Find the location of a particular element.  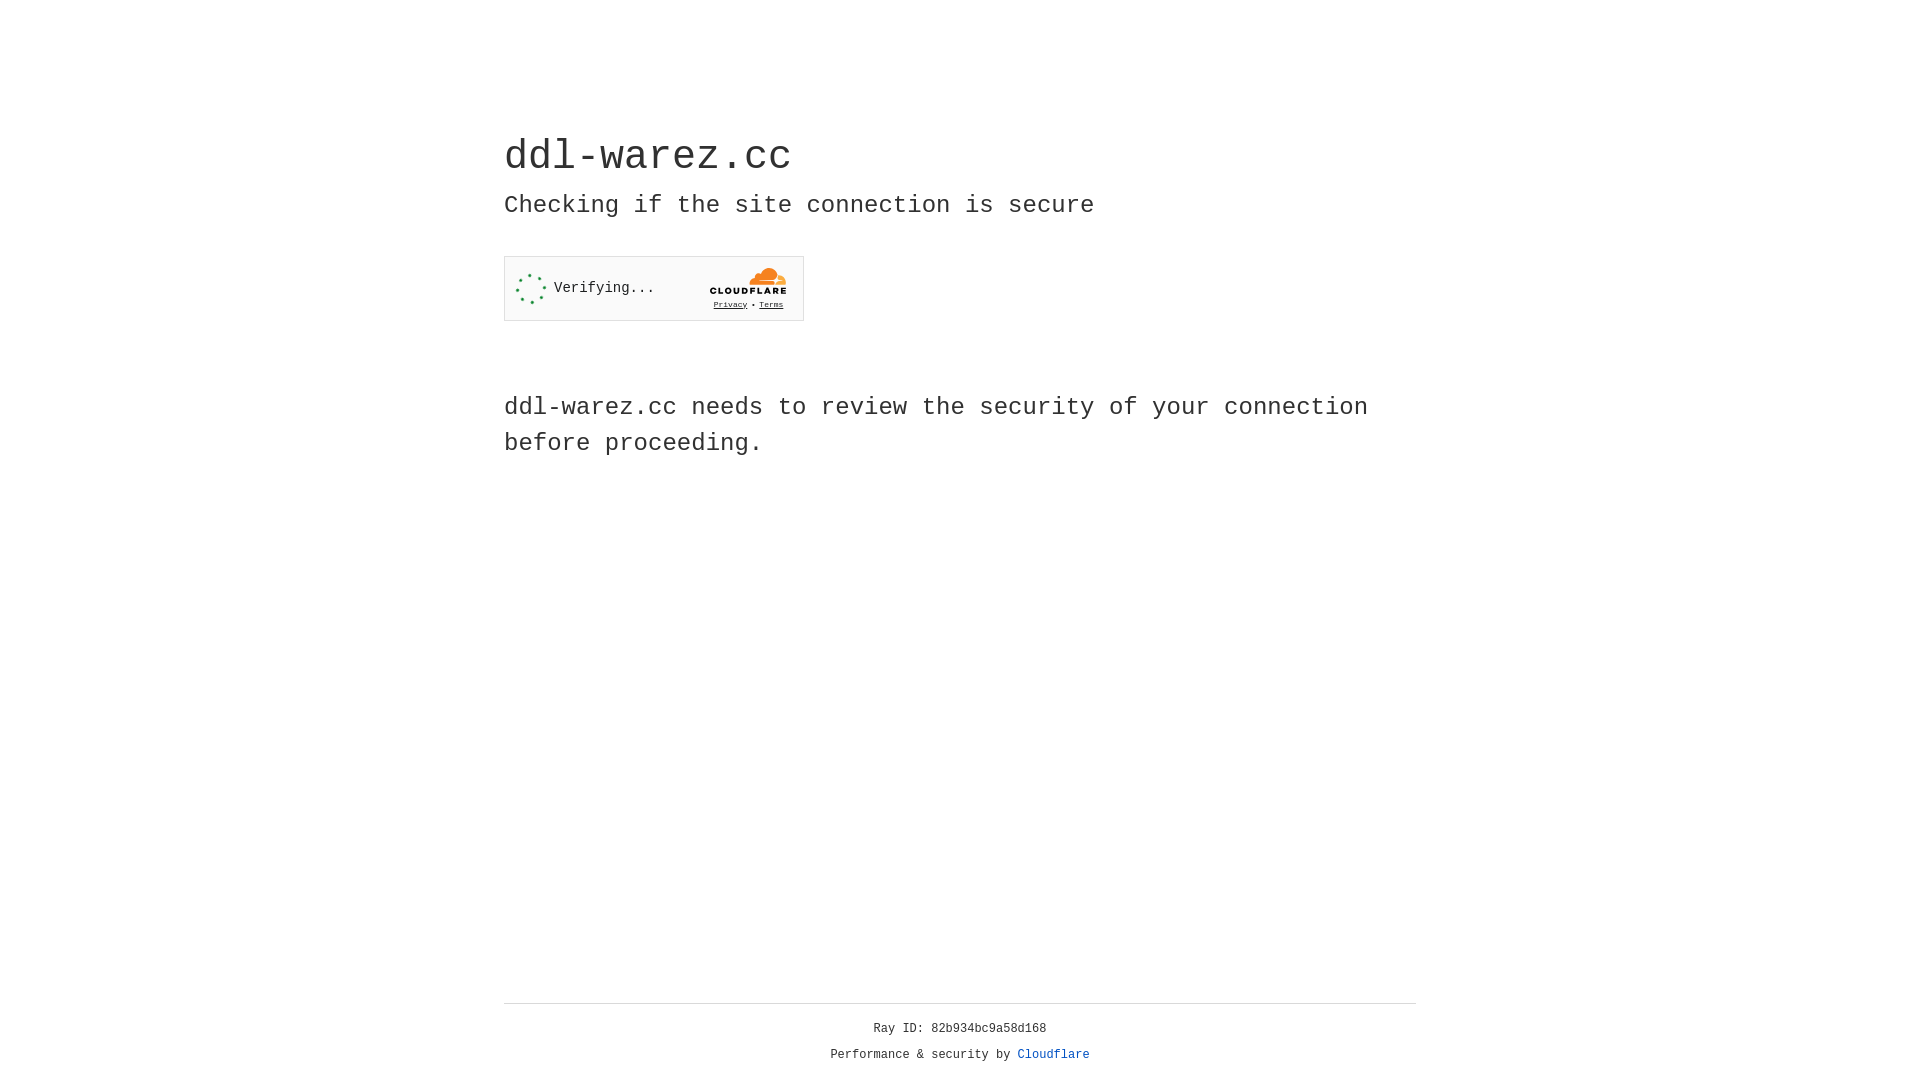

'Widget containing a Cloudflare security challenge' is located at coordinates (653, 288).